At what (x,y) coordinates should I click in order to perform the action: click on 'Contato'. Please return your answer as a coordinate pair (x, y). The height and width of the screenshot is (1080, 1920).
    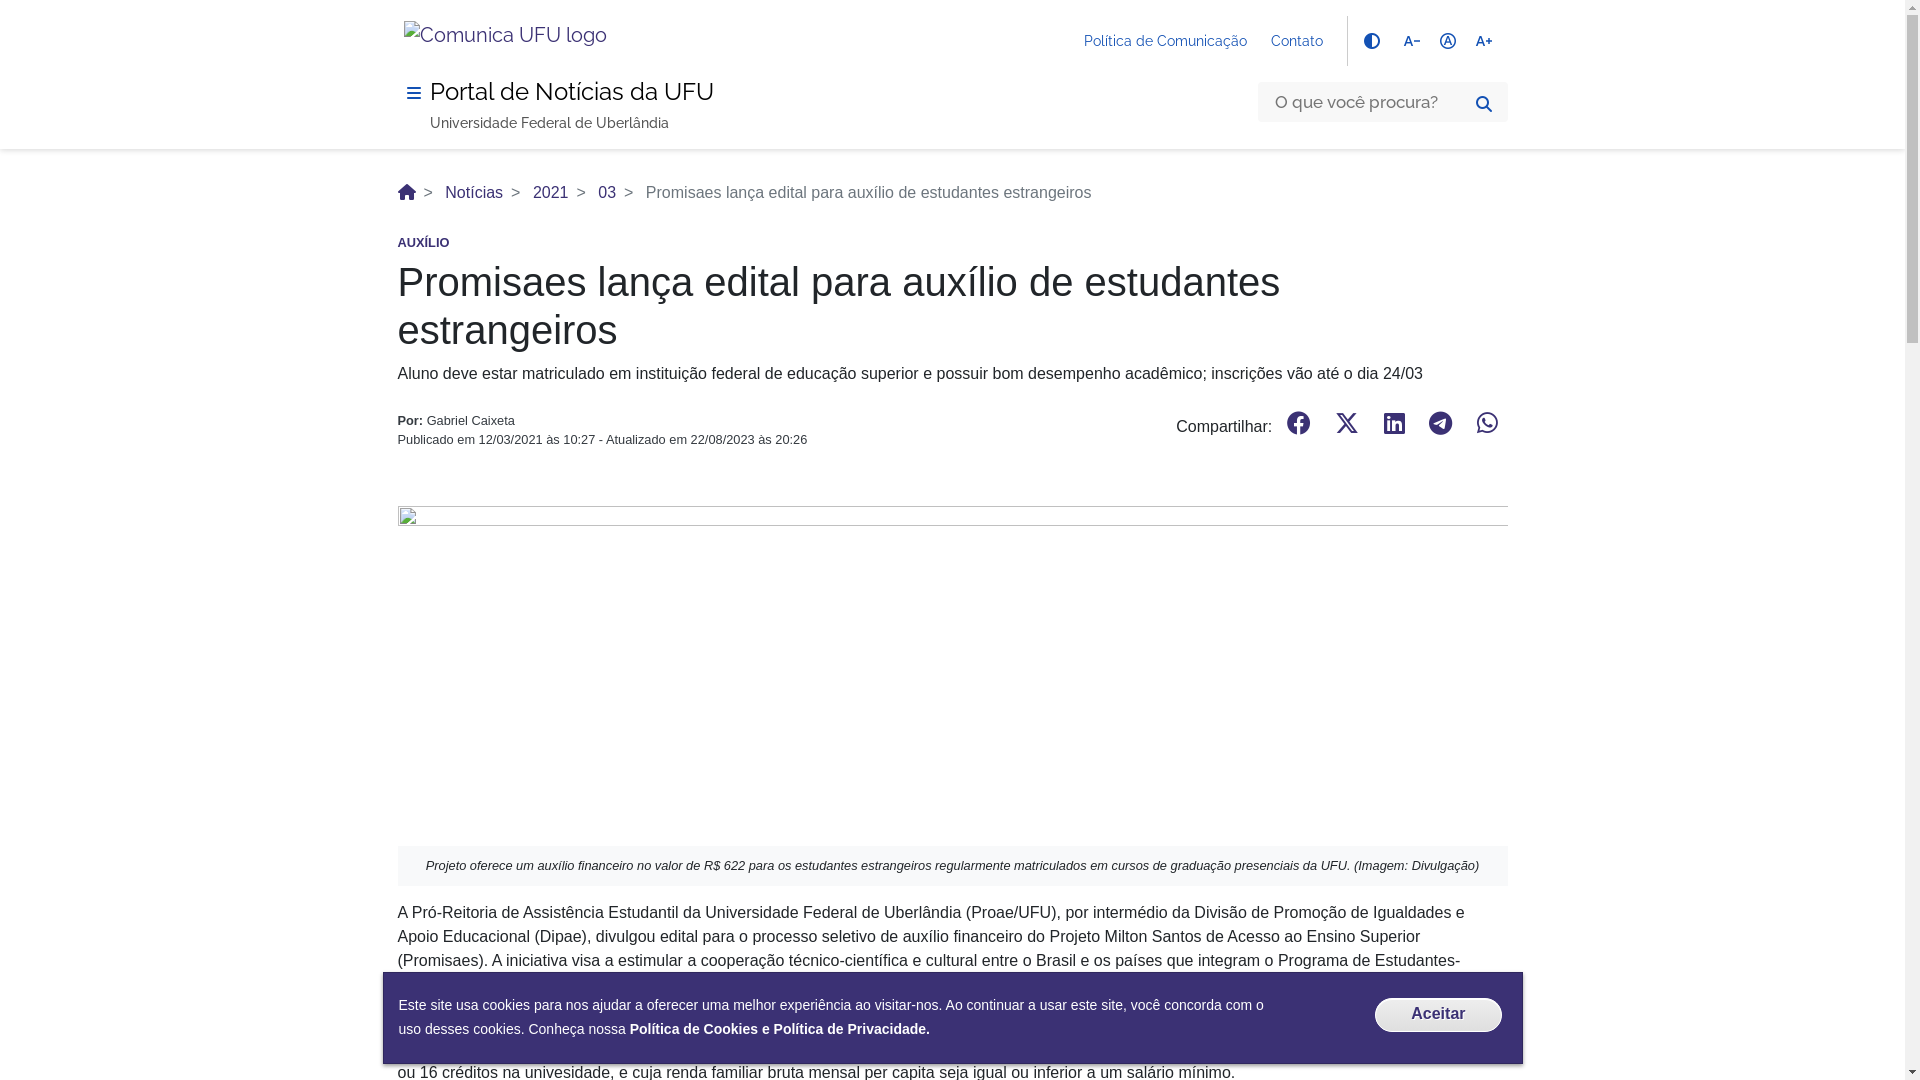
    Looking at the image, I should click on (1261, 41).